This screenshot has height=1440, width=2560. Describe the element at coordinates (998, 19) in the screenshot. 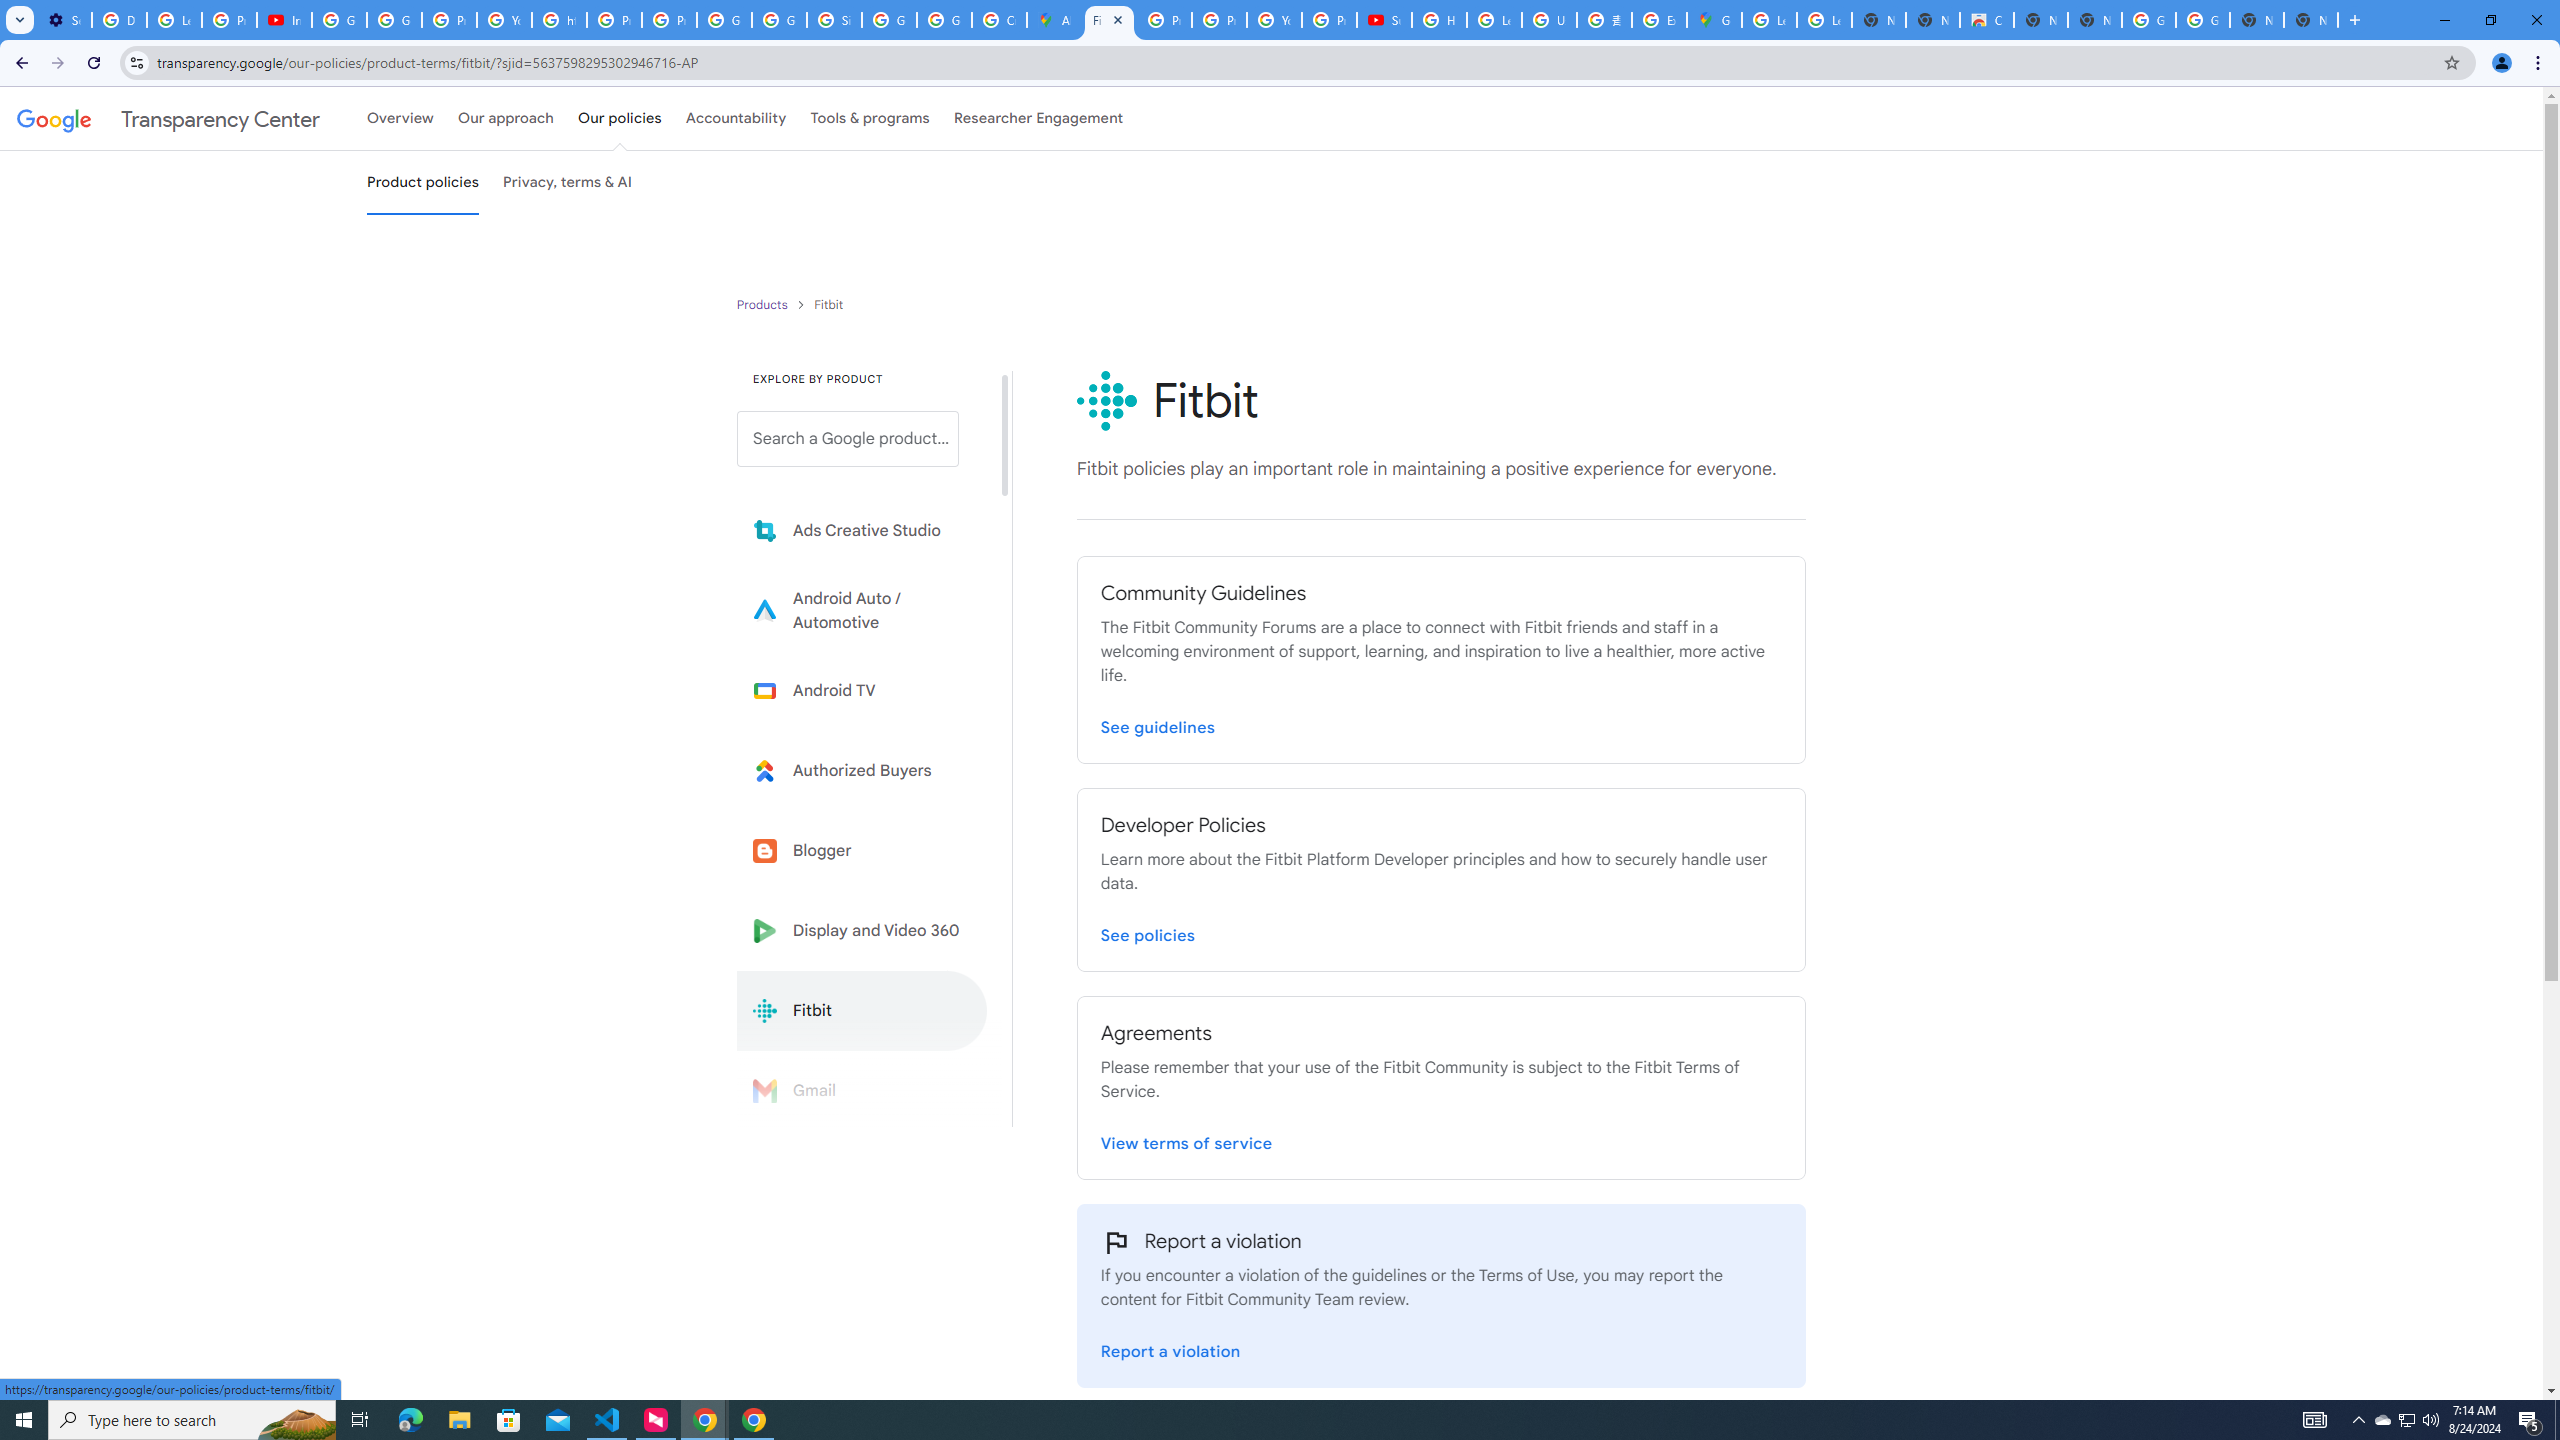

I see `'Create your Google Account'` at that location.